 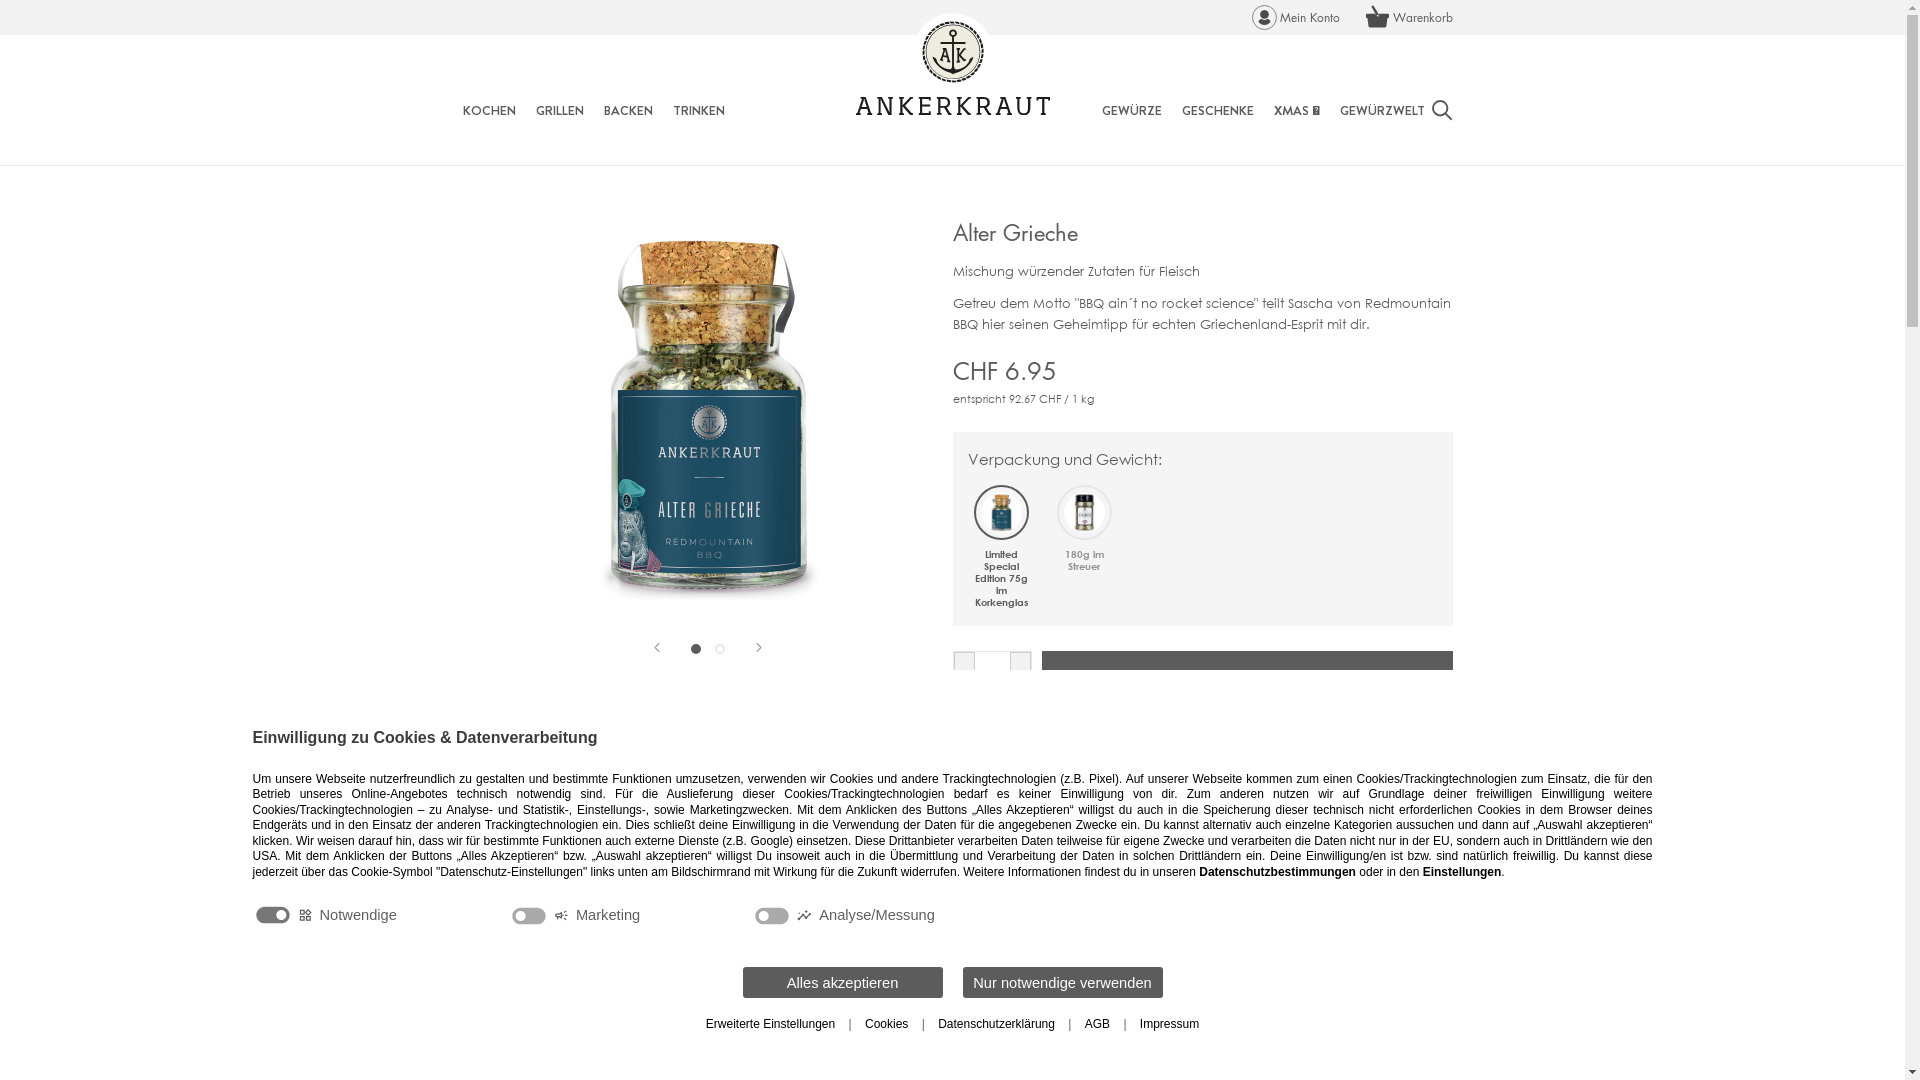 What do you see at coordinates (854, 1023) in the screenshot?
I see `'Cookies'` at bounding box center [854, 1023].